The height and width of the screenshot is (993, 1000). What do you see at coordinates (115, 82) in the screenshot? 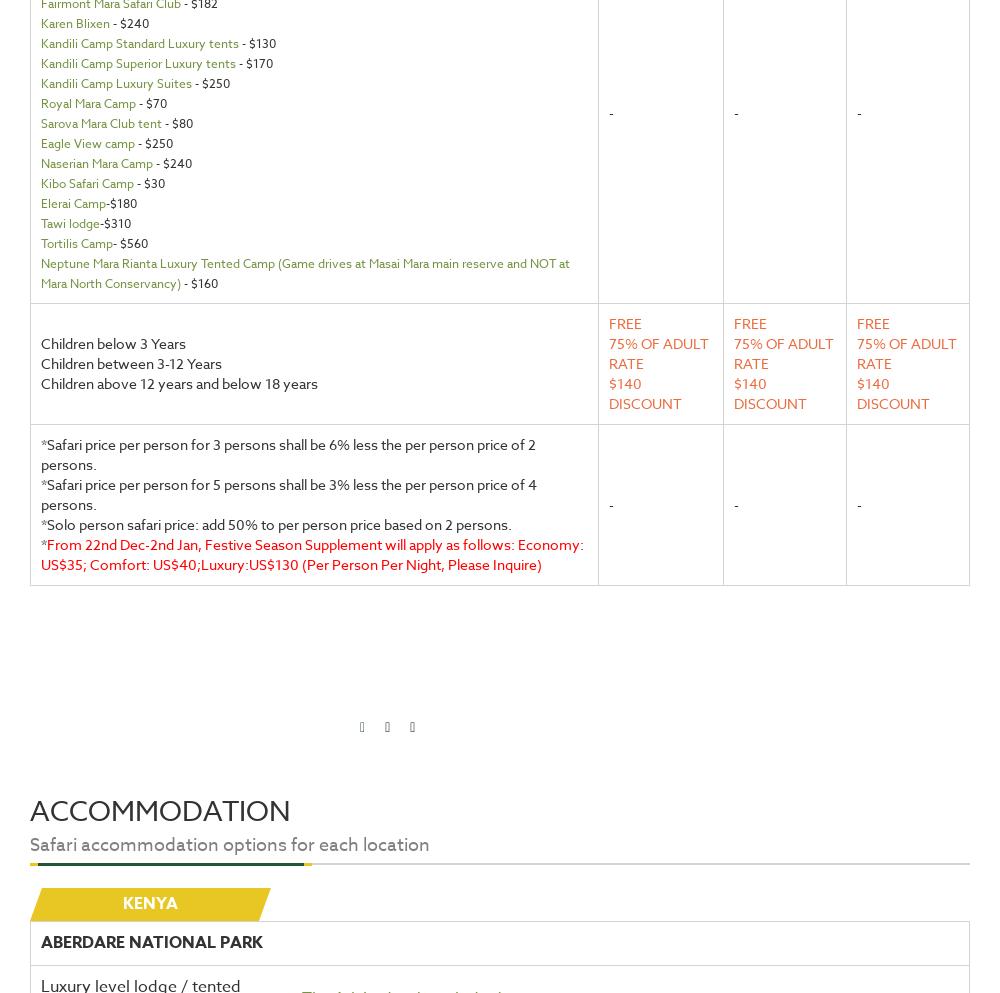
I see `'Kandili Camp Luxury Suites'` at bounding box center [115, 82].